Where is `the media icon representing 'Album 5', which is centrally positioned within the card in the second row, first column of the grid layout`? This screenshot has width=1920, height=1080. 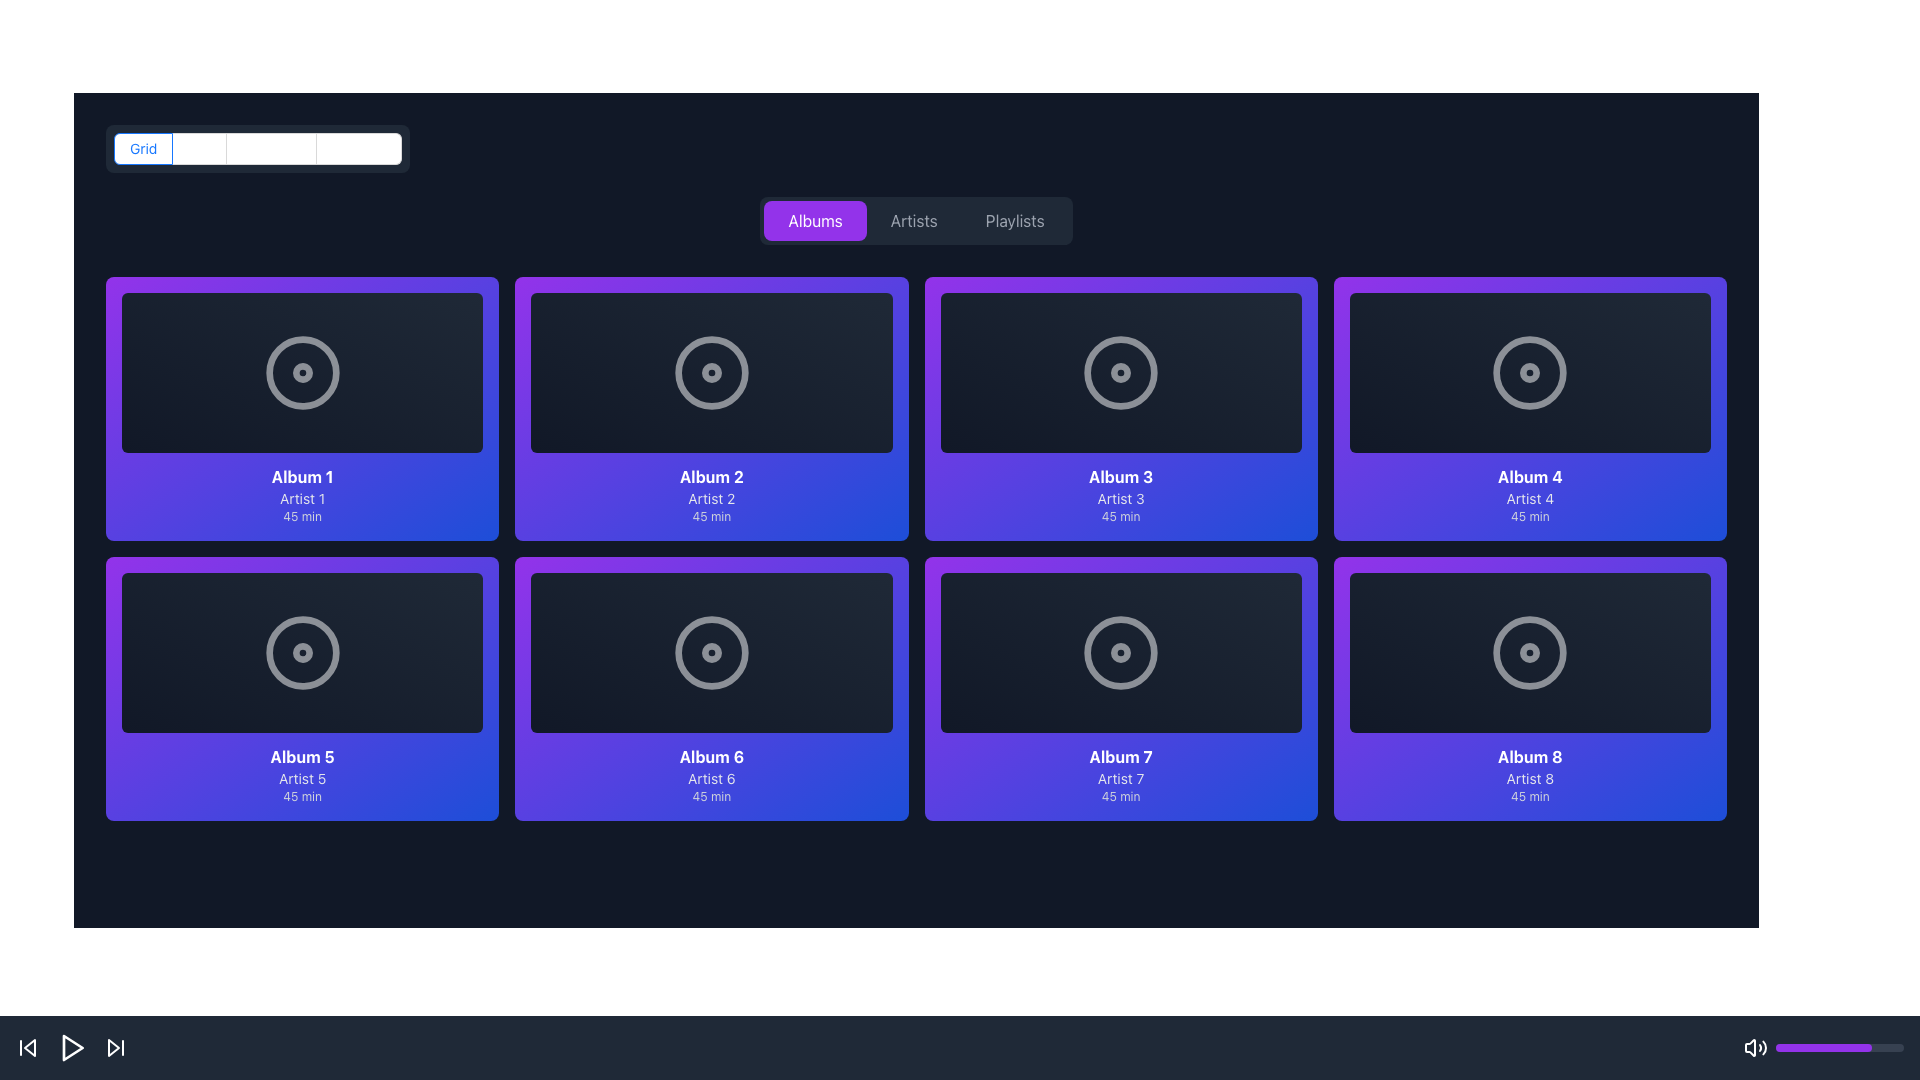
the media icon representing 'Album 5', which is centrally positioned within the card in the second row, first column of the grid layout is located at coordinates (301, 652).